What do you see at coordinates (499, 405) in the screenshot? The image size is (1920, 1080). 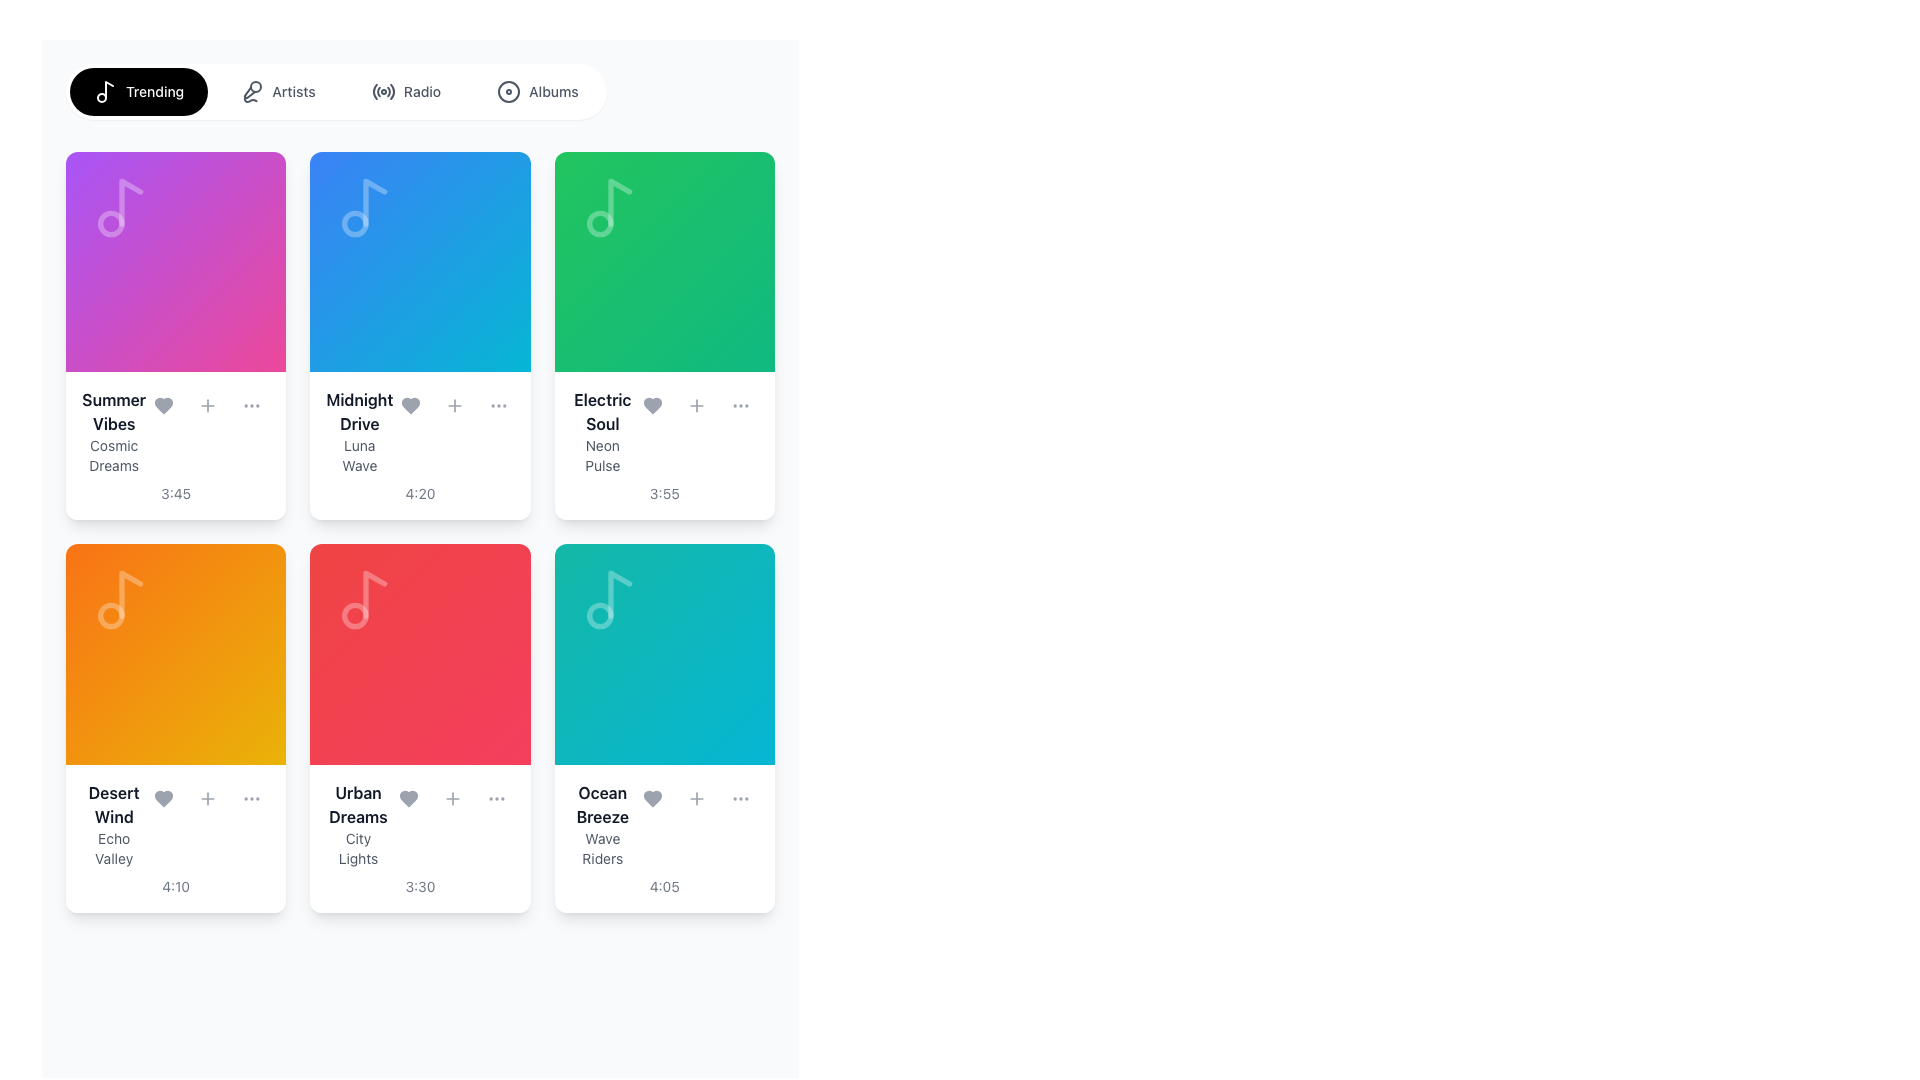 I see `the ellipsis menu button in the interactive controls section of the 'Midnight Drive' music card` at bounding box center [499, 405].